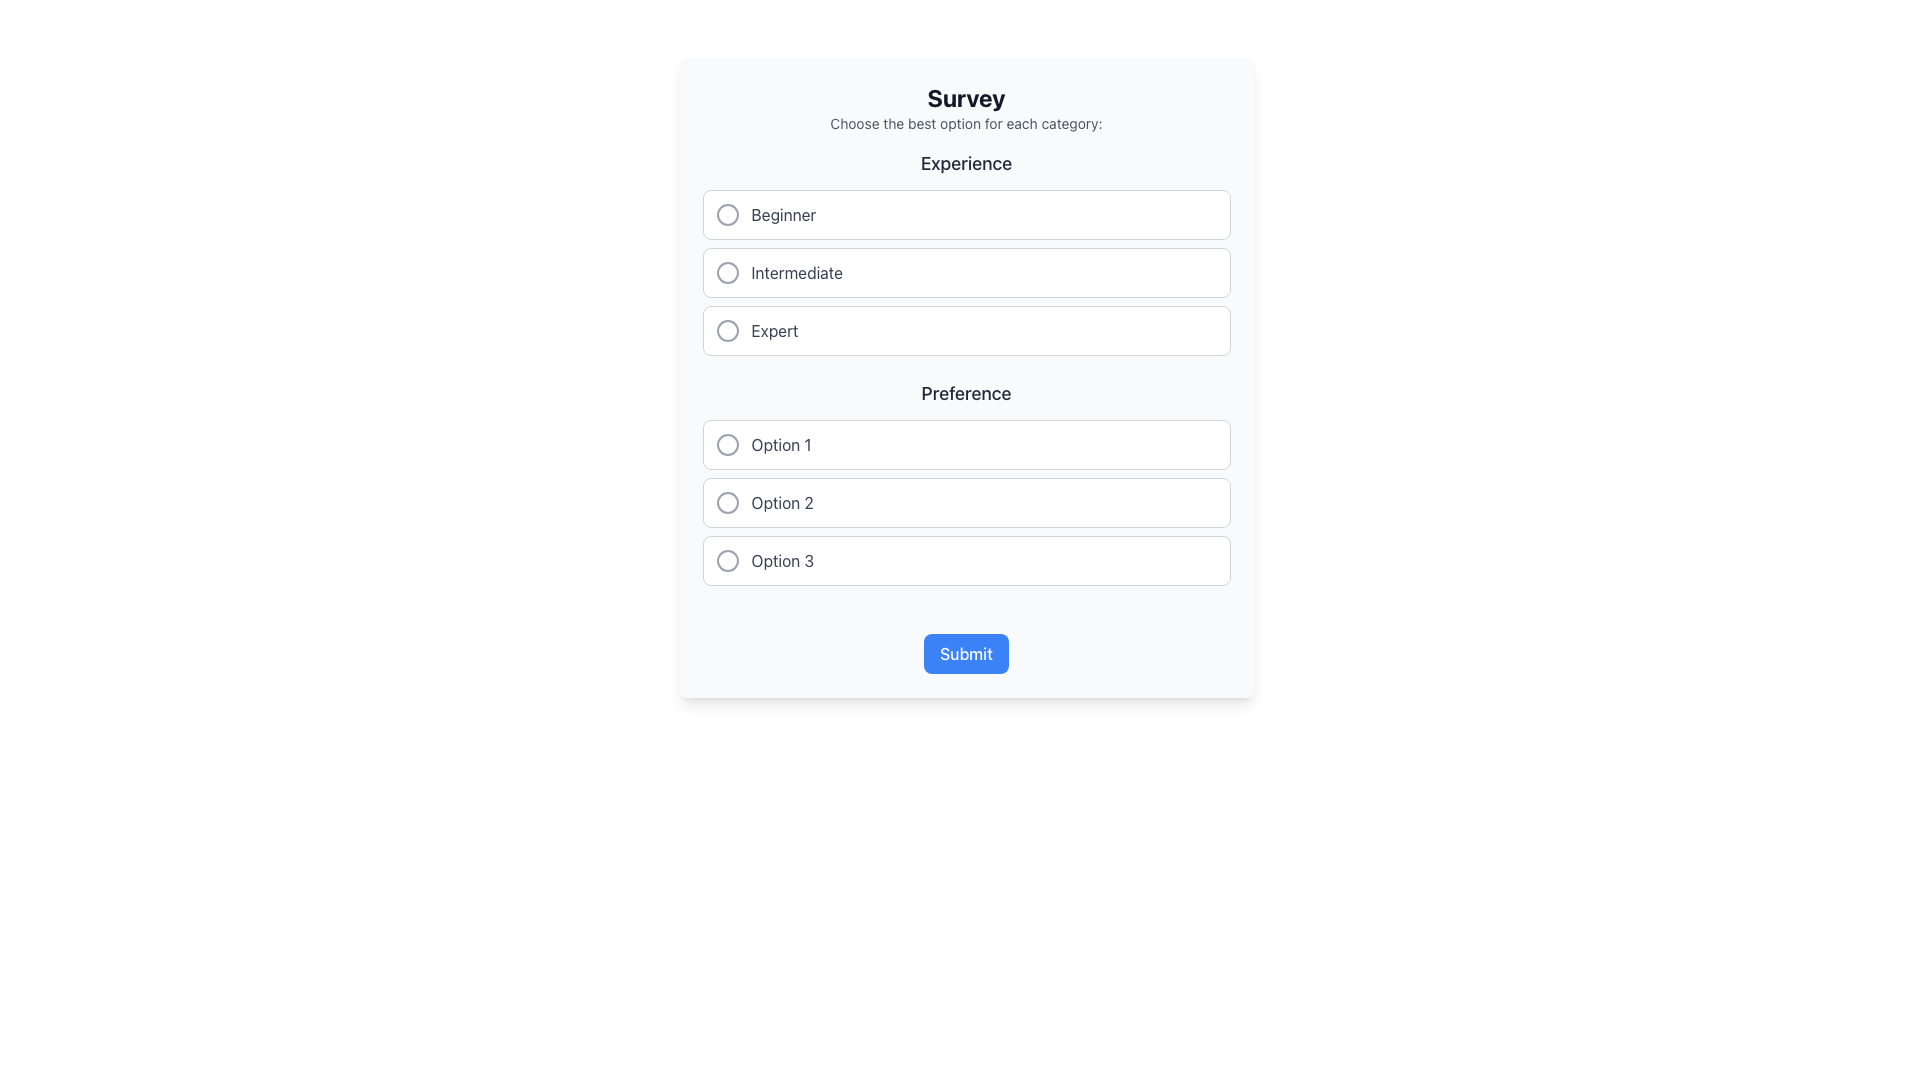 This screenshot has height=1080, width=1920. Describe the element at coordinates (726, 560) in the screenshot. I see `the circular radio button representing 'Option 3' in the 'Preference' section by clicking on it` at that location.